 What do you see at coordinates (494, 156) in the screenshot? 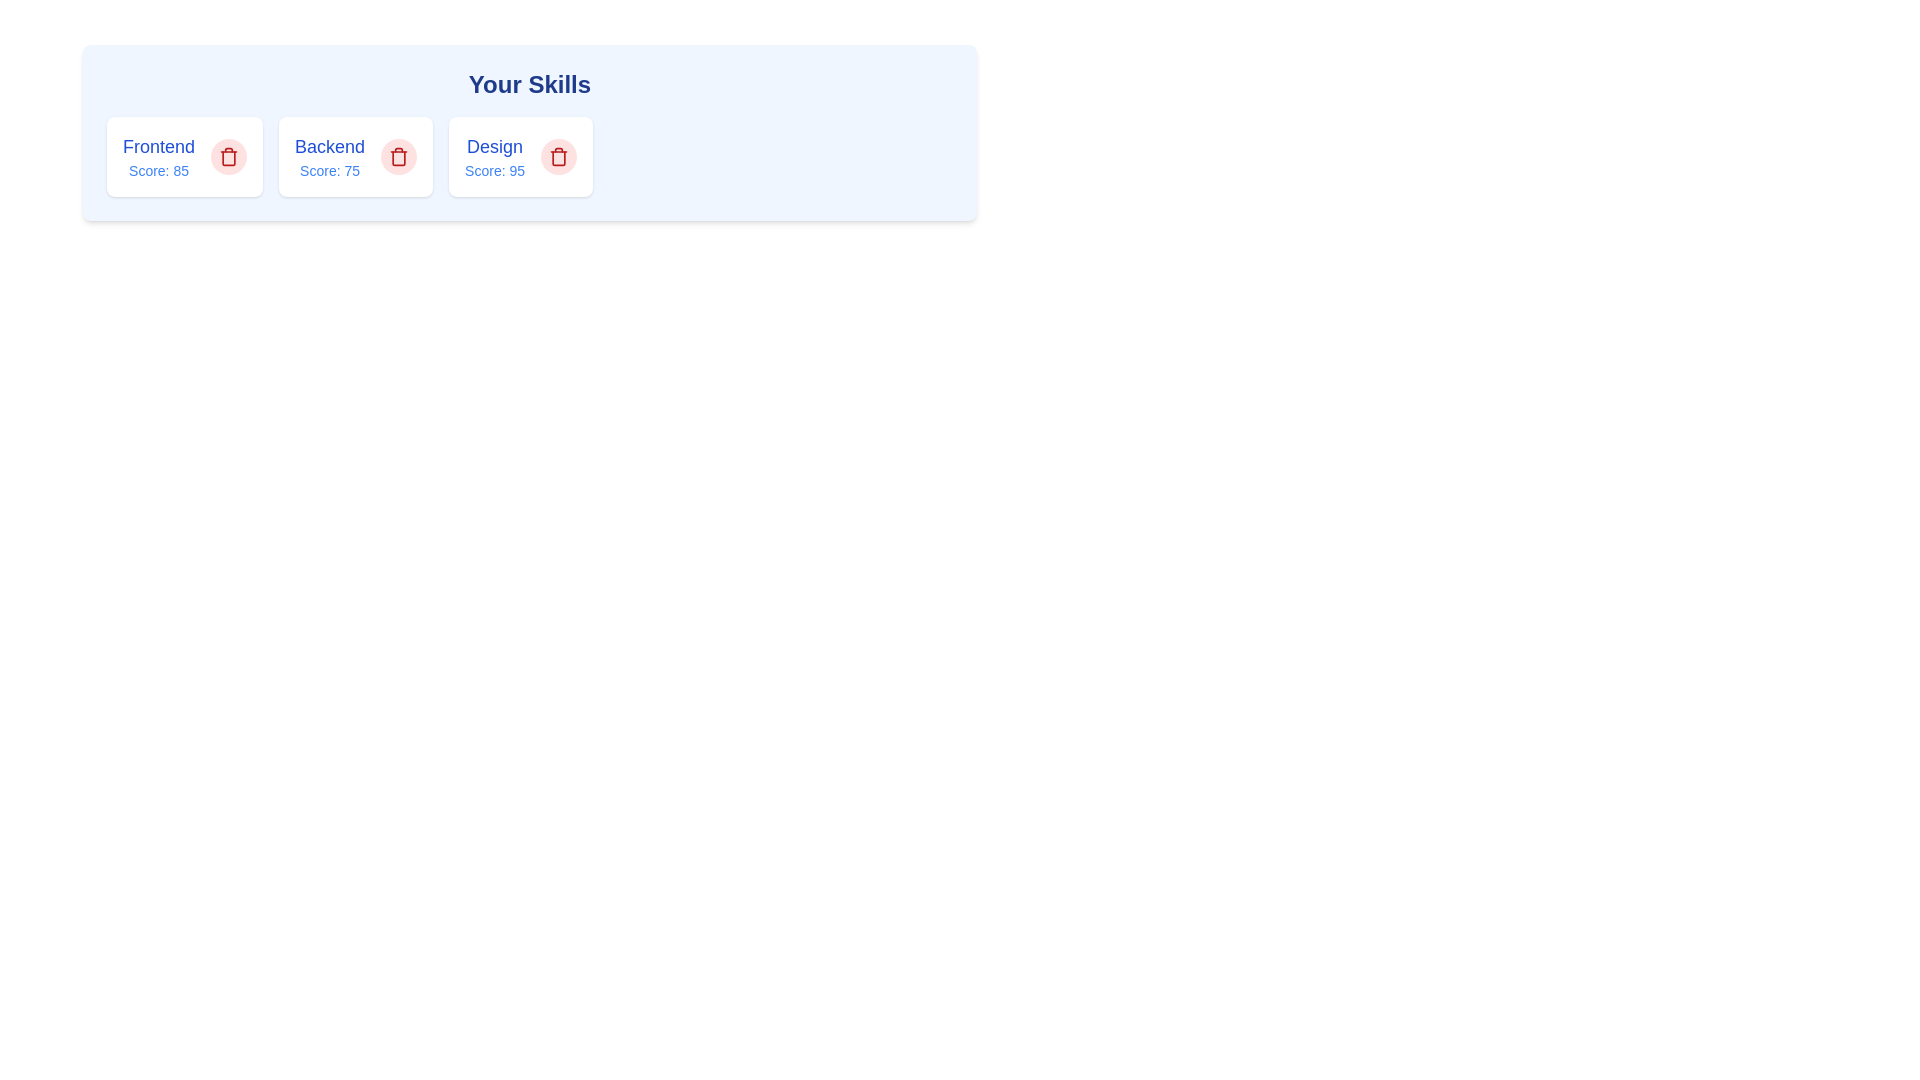
I see `the tag with name Design to see its hover effect` at bounding box center [494, 156].